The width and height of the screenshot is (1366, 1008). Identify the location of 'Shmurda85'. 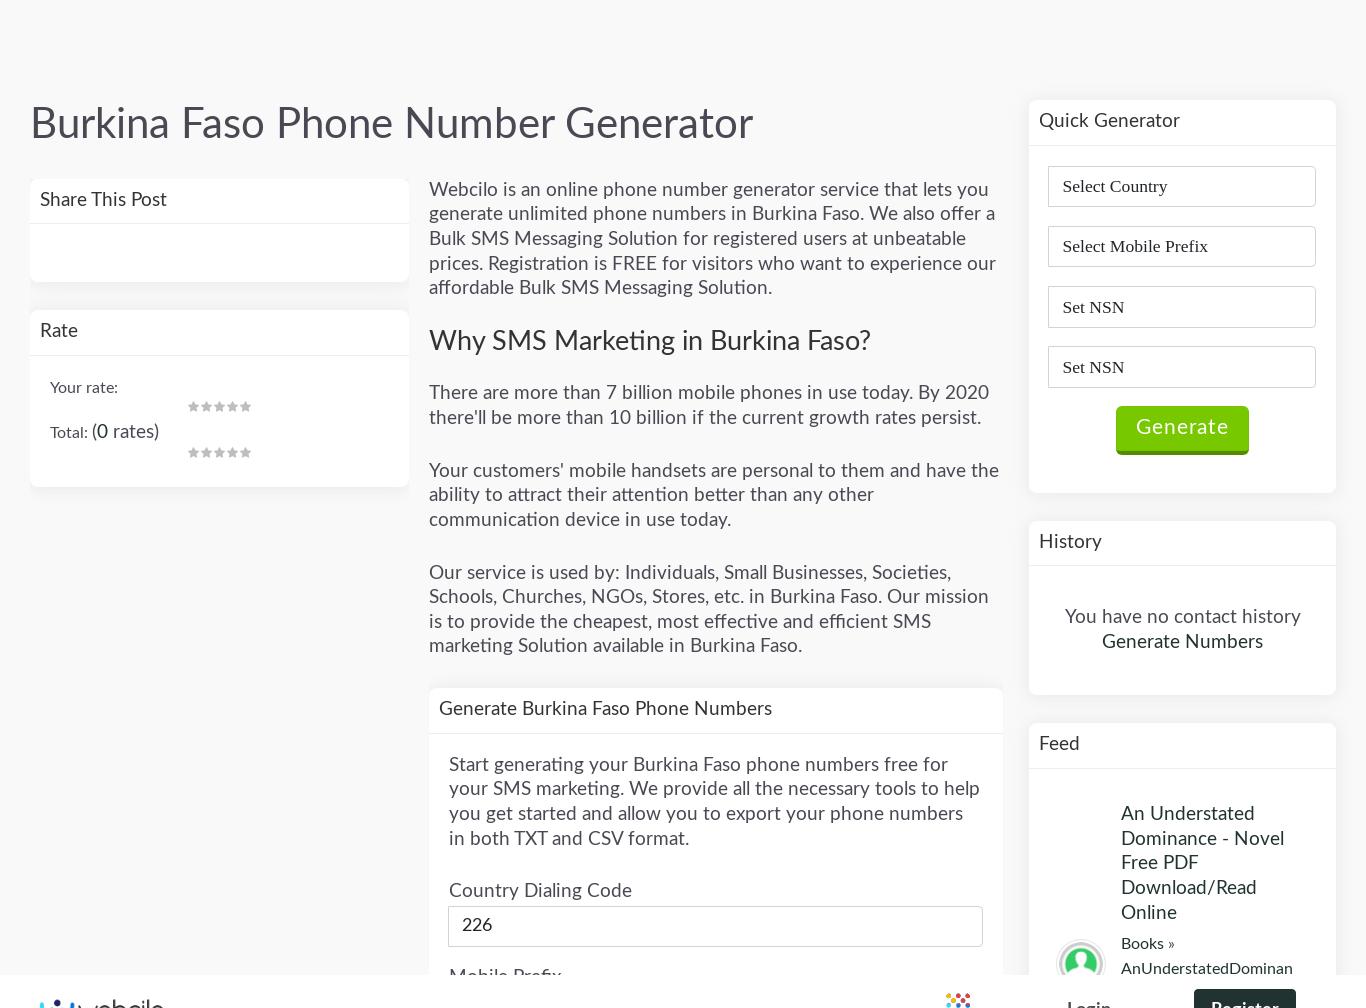
(1172, 458).